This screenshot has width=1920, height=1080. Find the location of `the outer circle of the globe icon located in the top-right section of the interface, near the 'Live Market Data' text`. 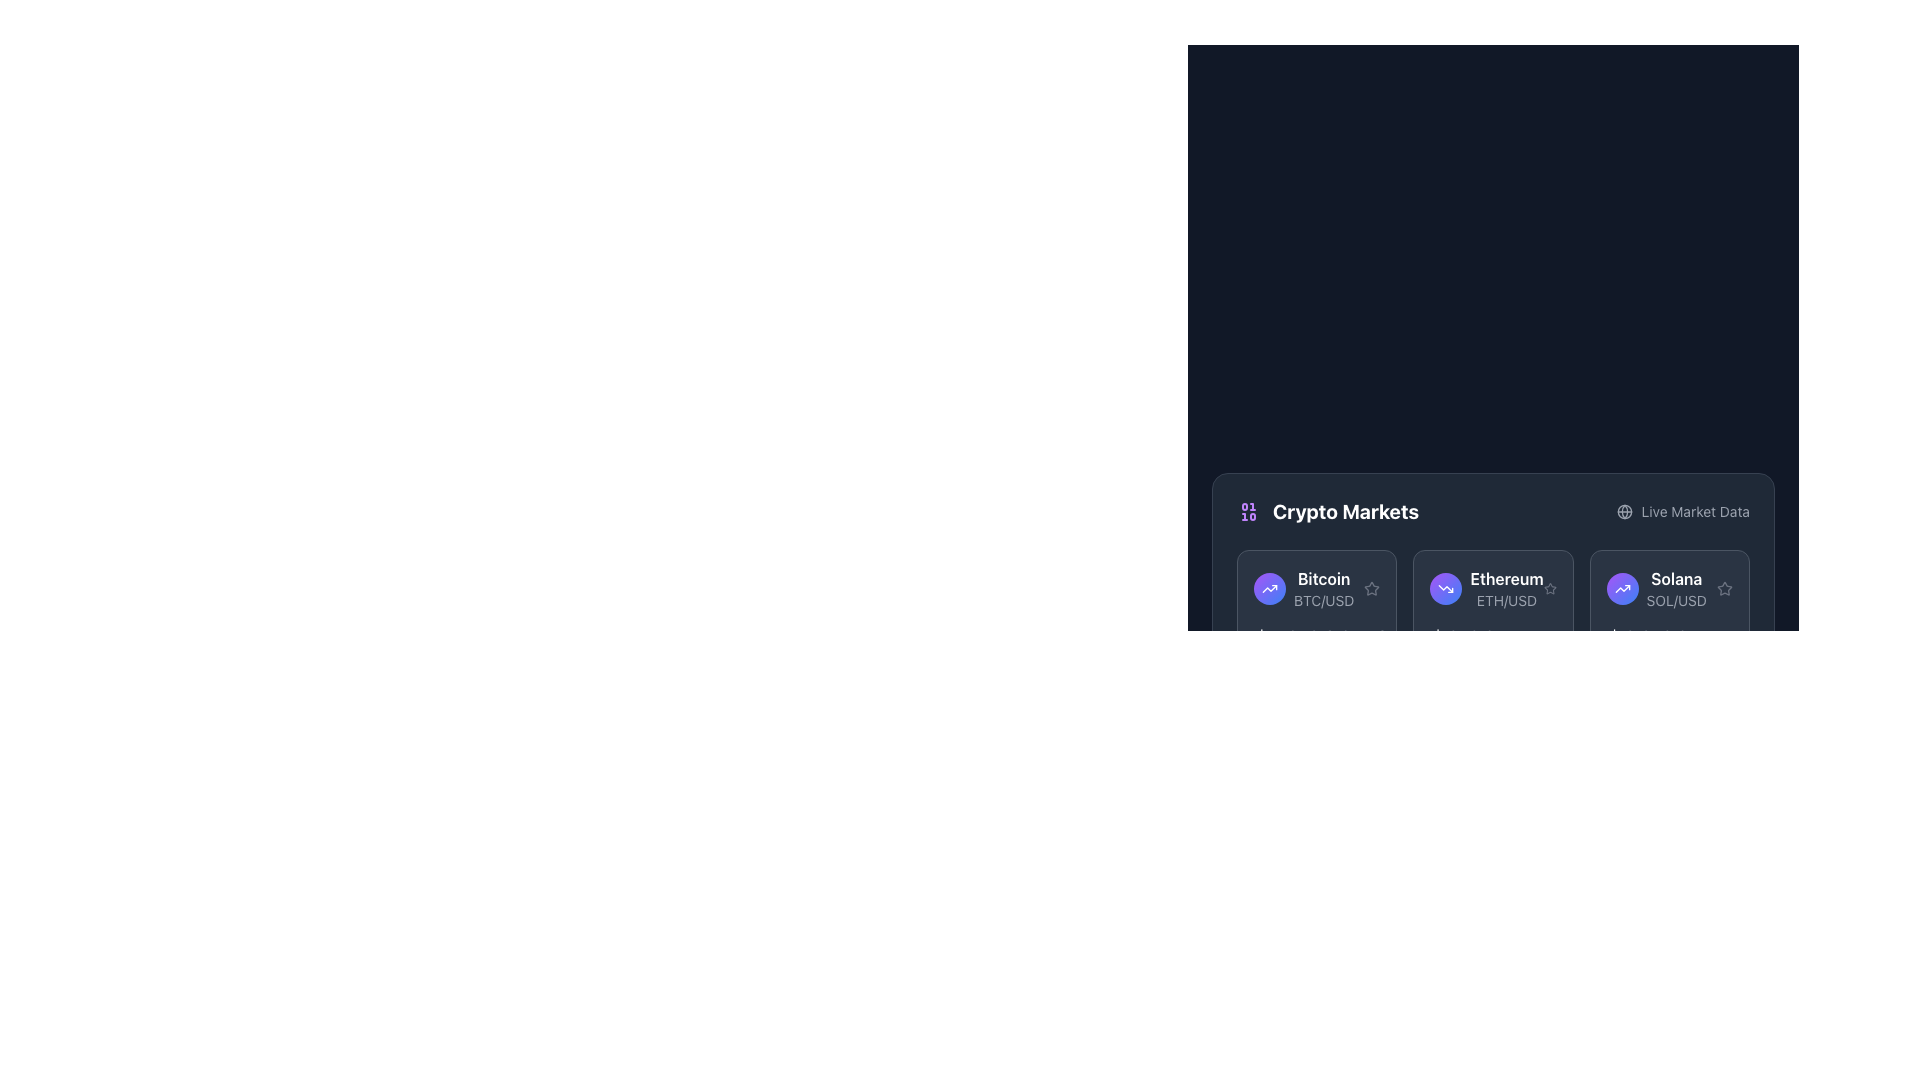

the outer circle of the globe icon located in the top-right section of the interface, near the 'Live Market Data' text is located at coordinates (1625, 511).